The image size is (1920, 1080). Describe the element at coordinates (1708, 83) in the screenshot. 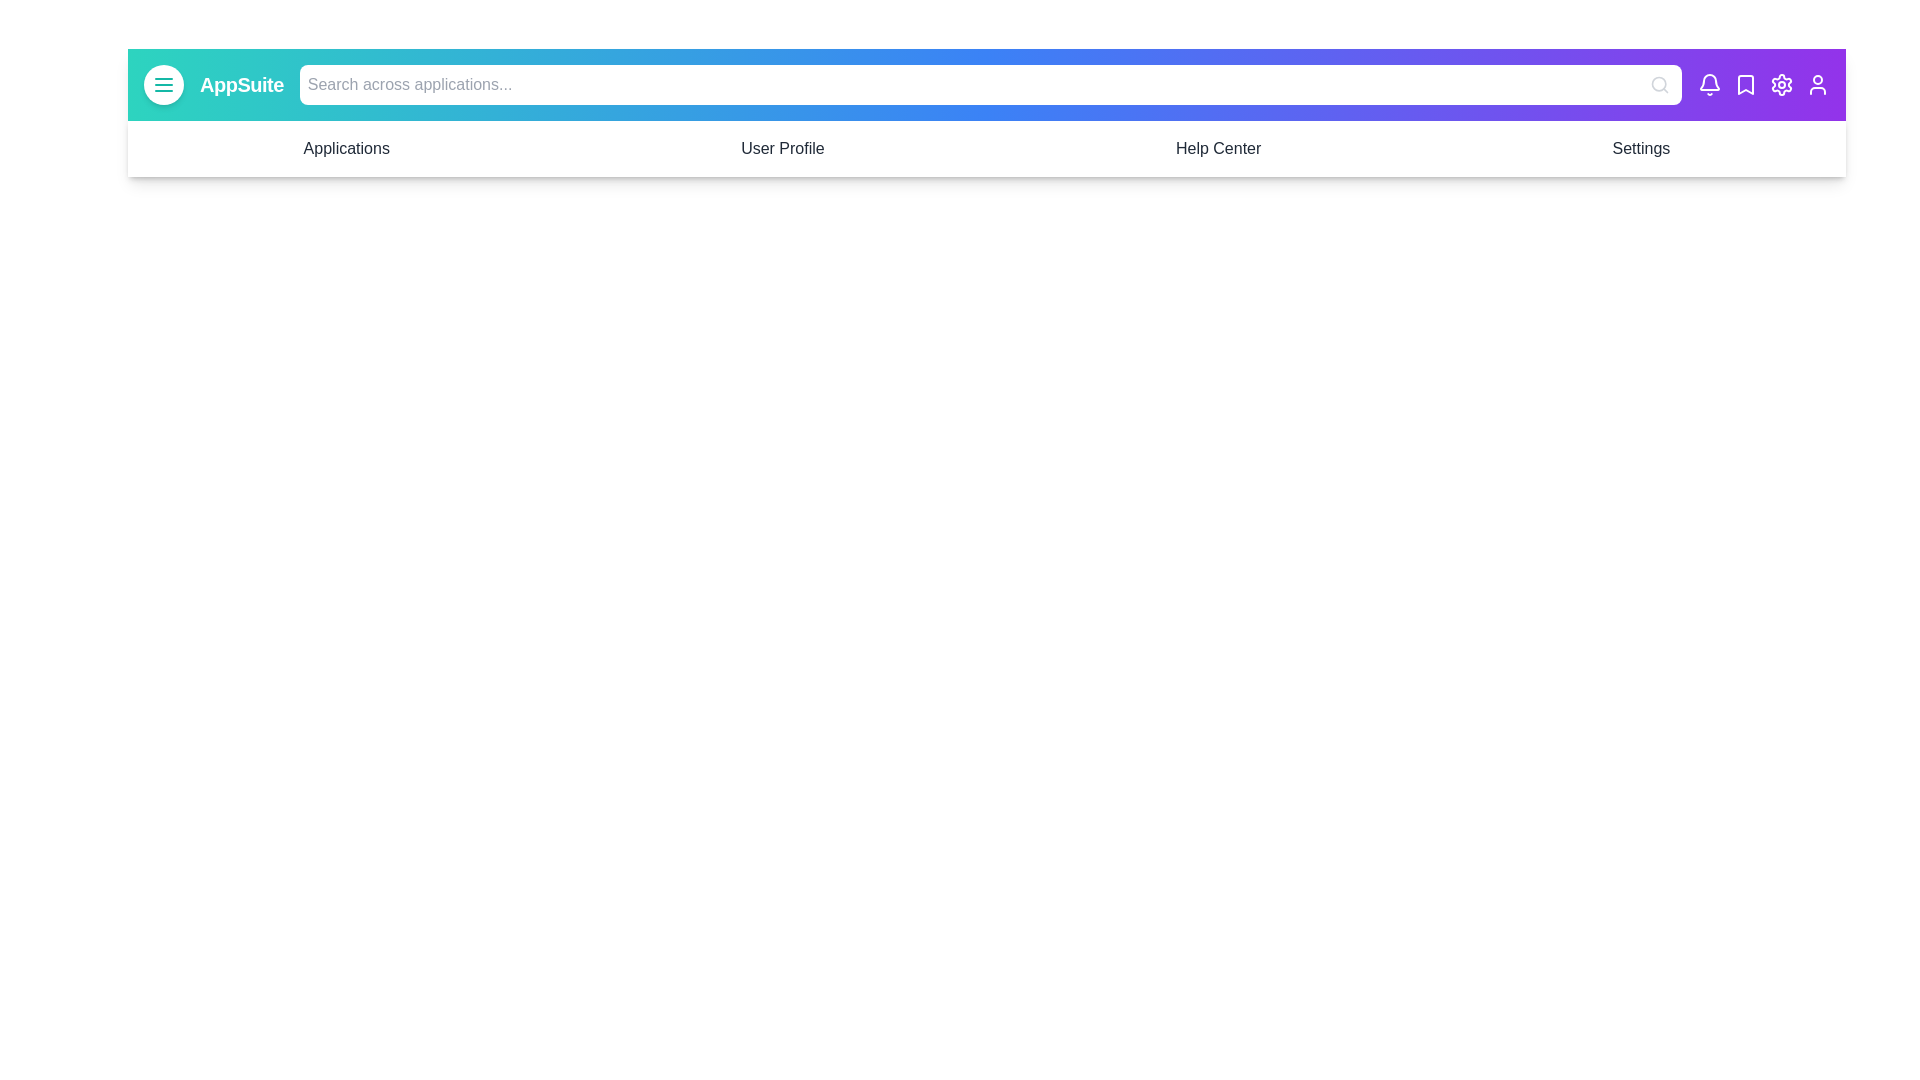

I see `the notification icon in the EnhancedAppBar` at that location.